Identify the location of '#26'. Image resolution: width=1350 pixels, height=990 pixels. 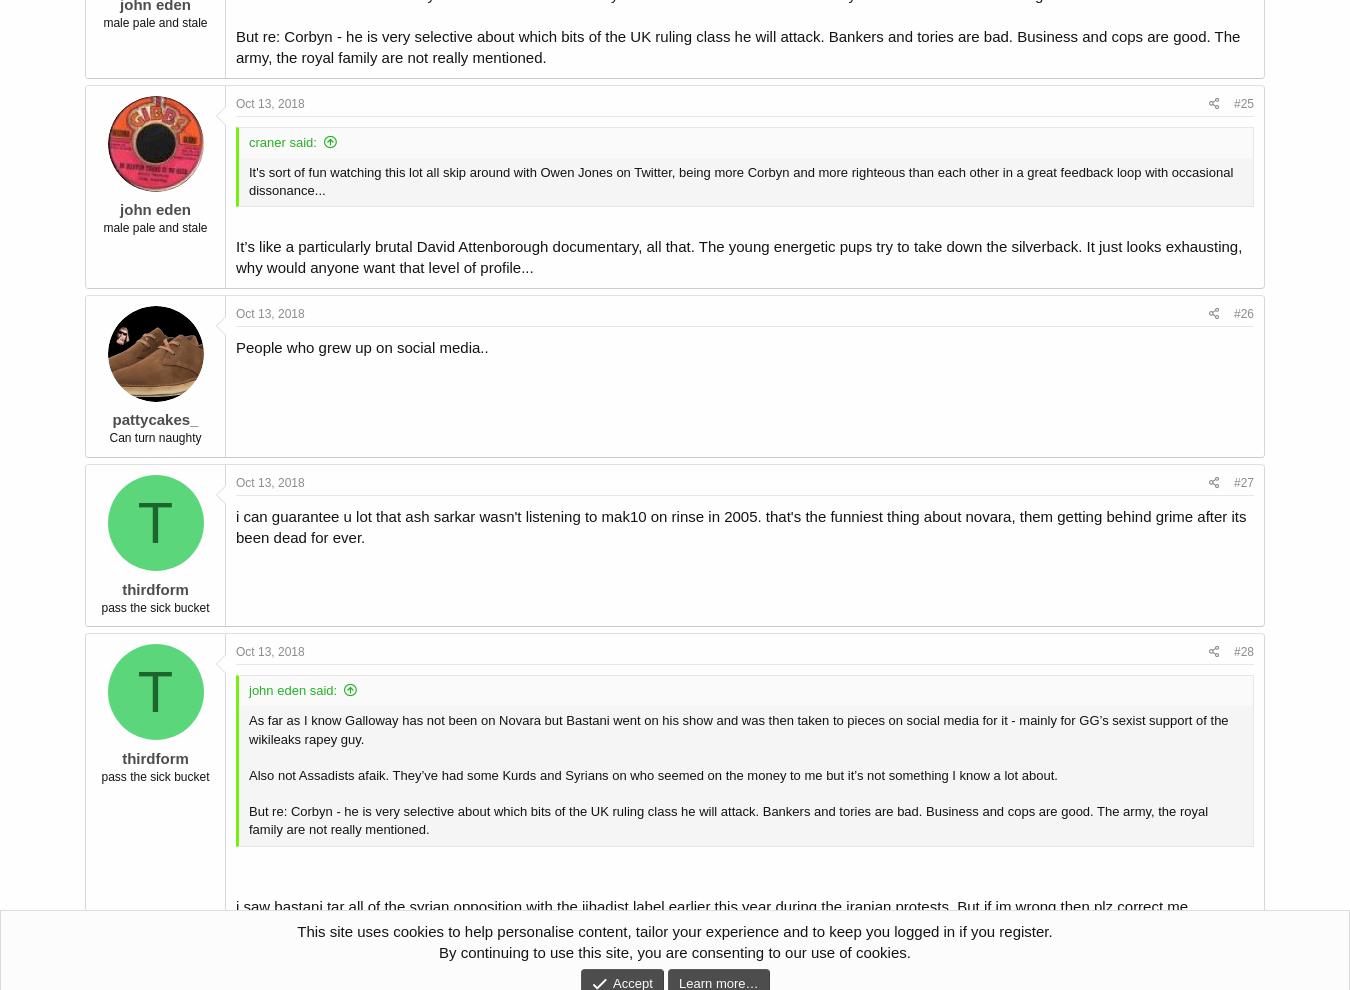
(1243, 312).